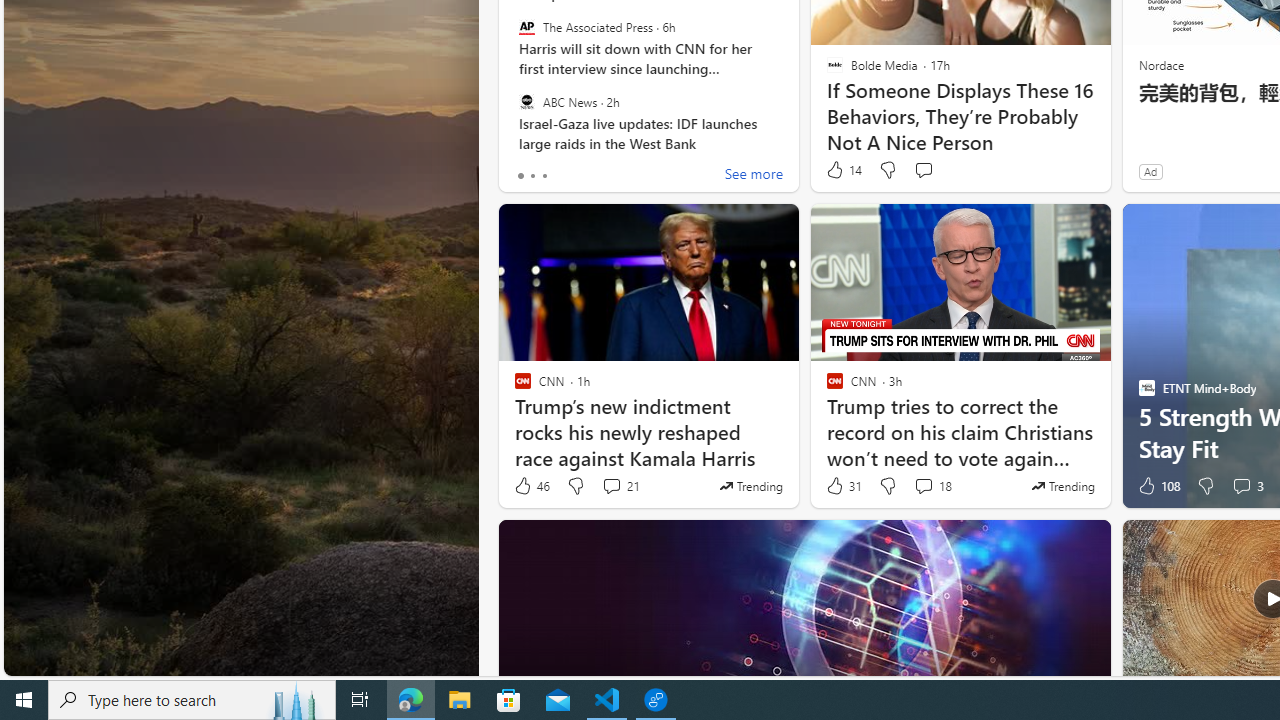 This screenshot has width=1280, height=720. Describe the element at coordinates (931, 486) in the screenshot. I see `'View comments 18 Comment'` at that location.